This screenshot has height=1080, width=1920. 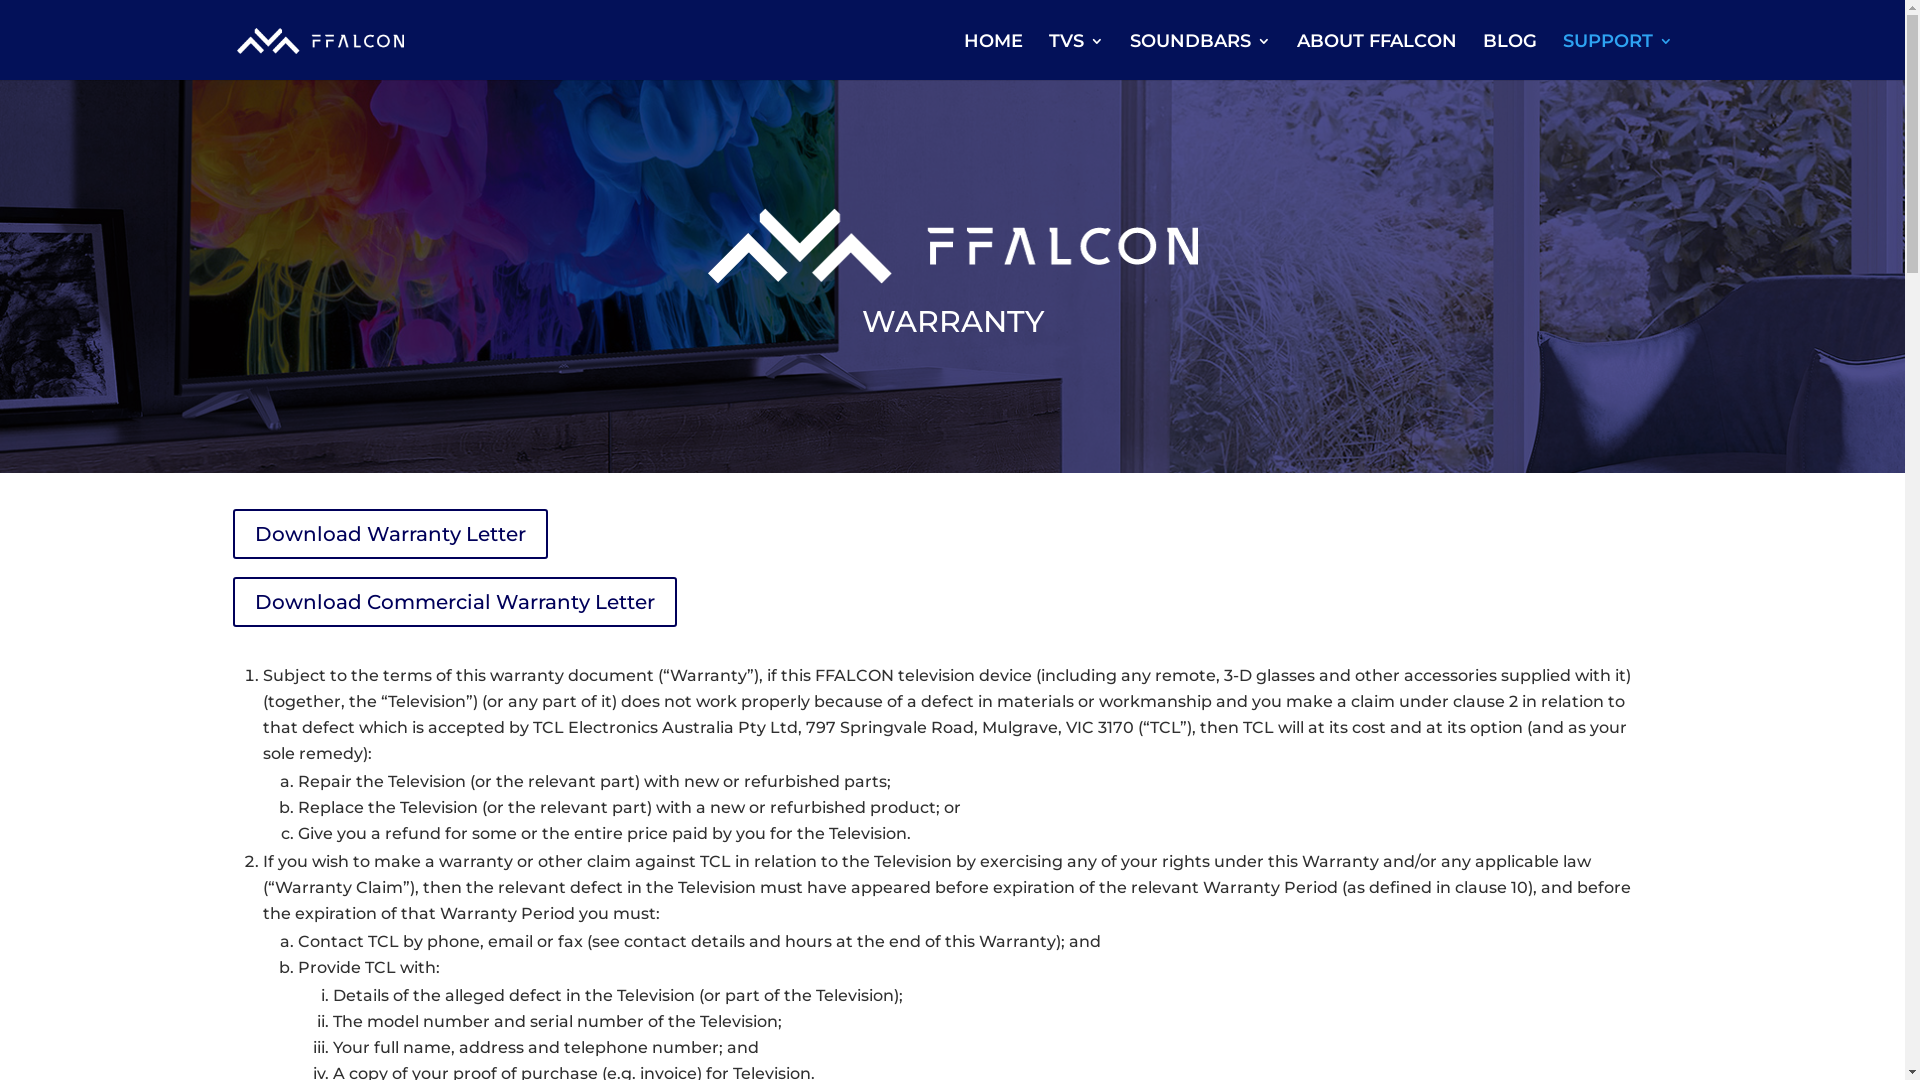 I want to click on 'SUPPORT', so click(x=1560, y=56).